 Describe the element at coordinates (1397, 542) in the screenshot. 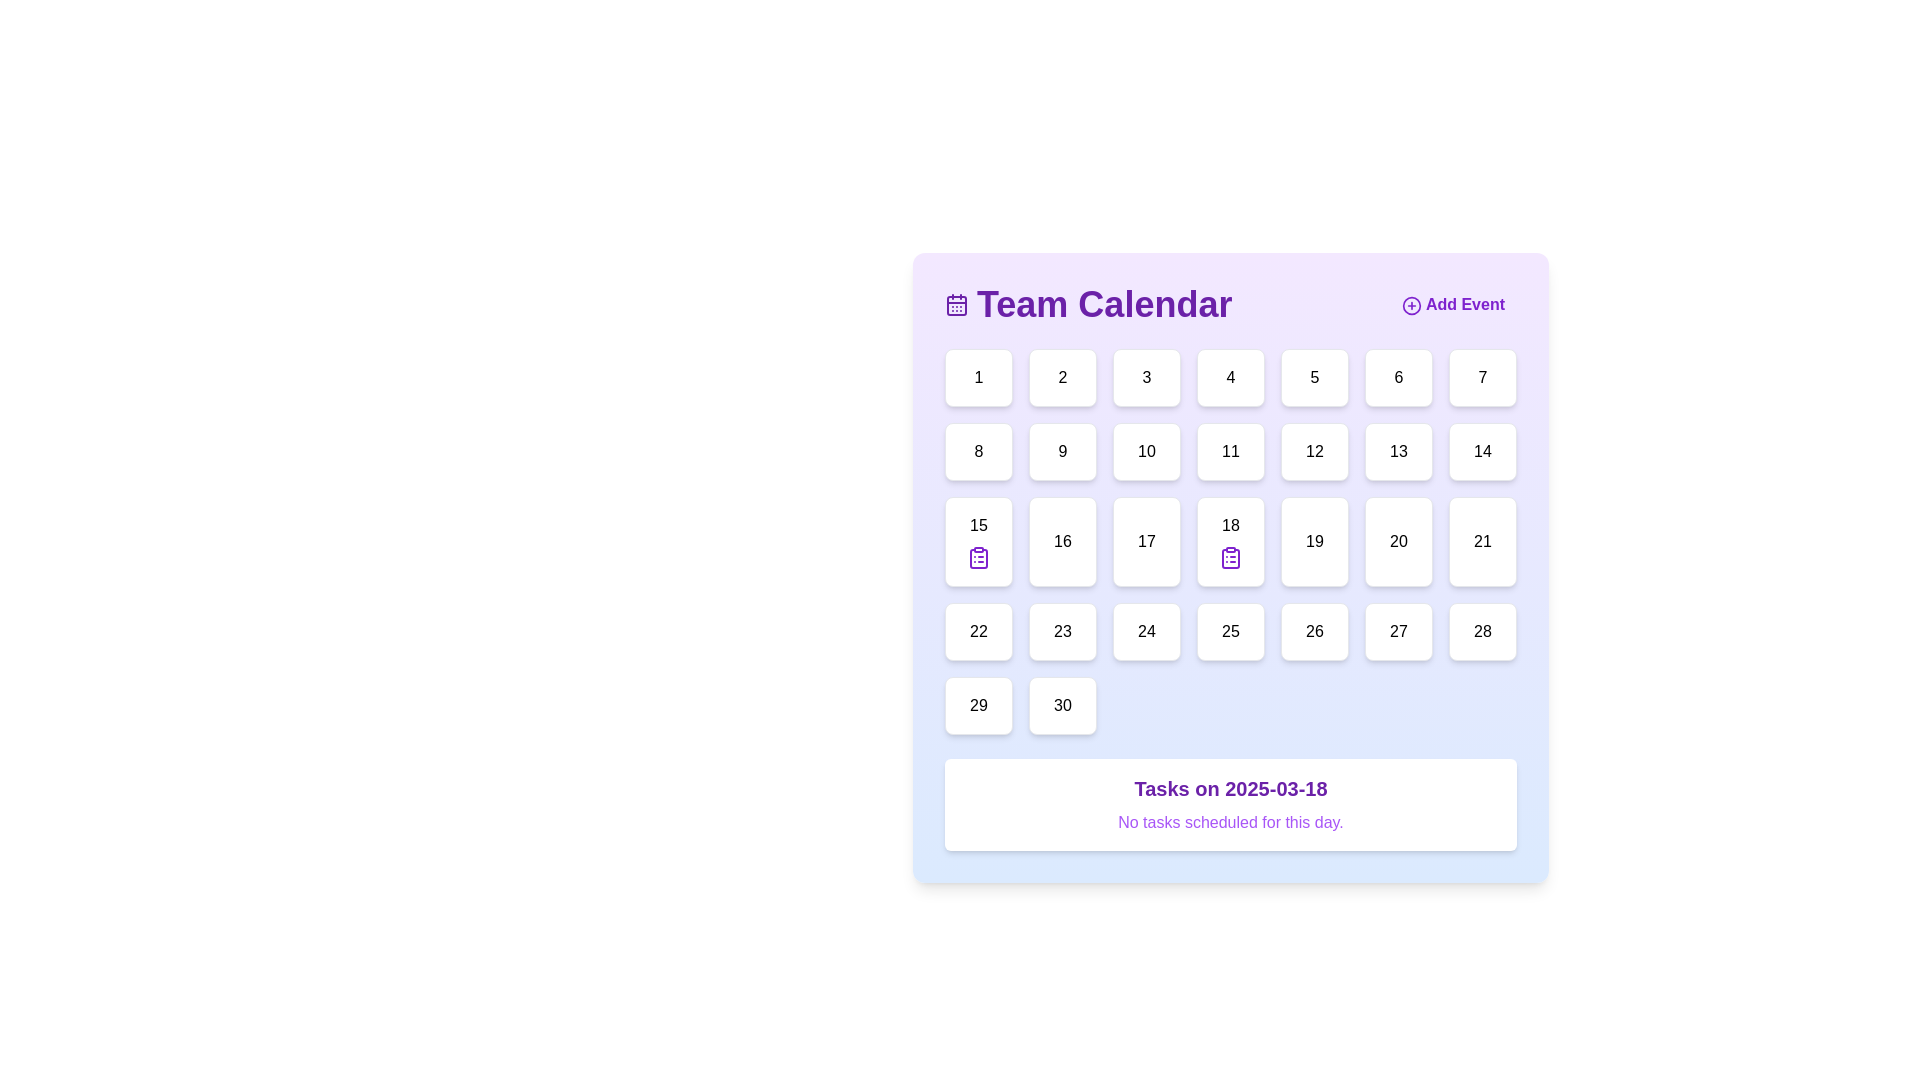

I see `the button displaying the number '20', which is a white card with rounded corners` at that location.